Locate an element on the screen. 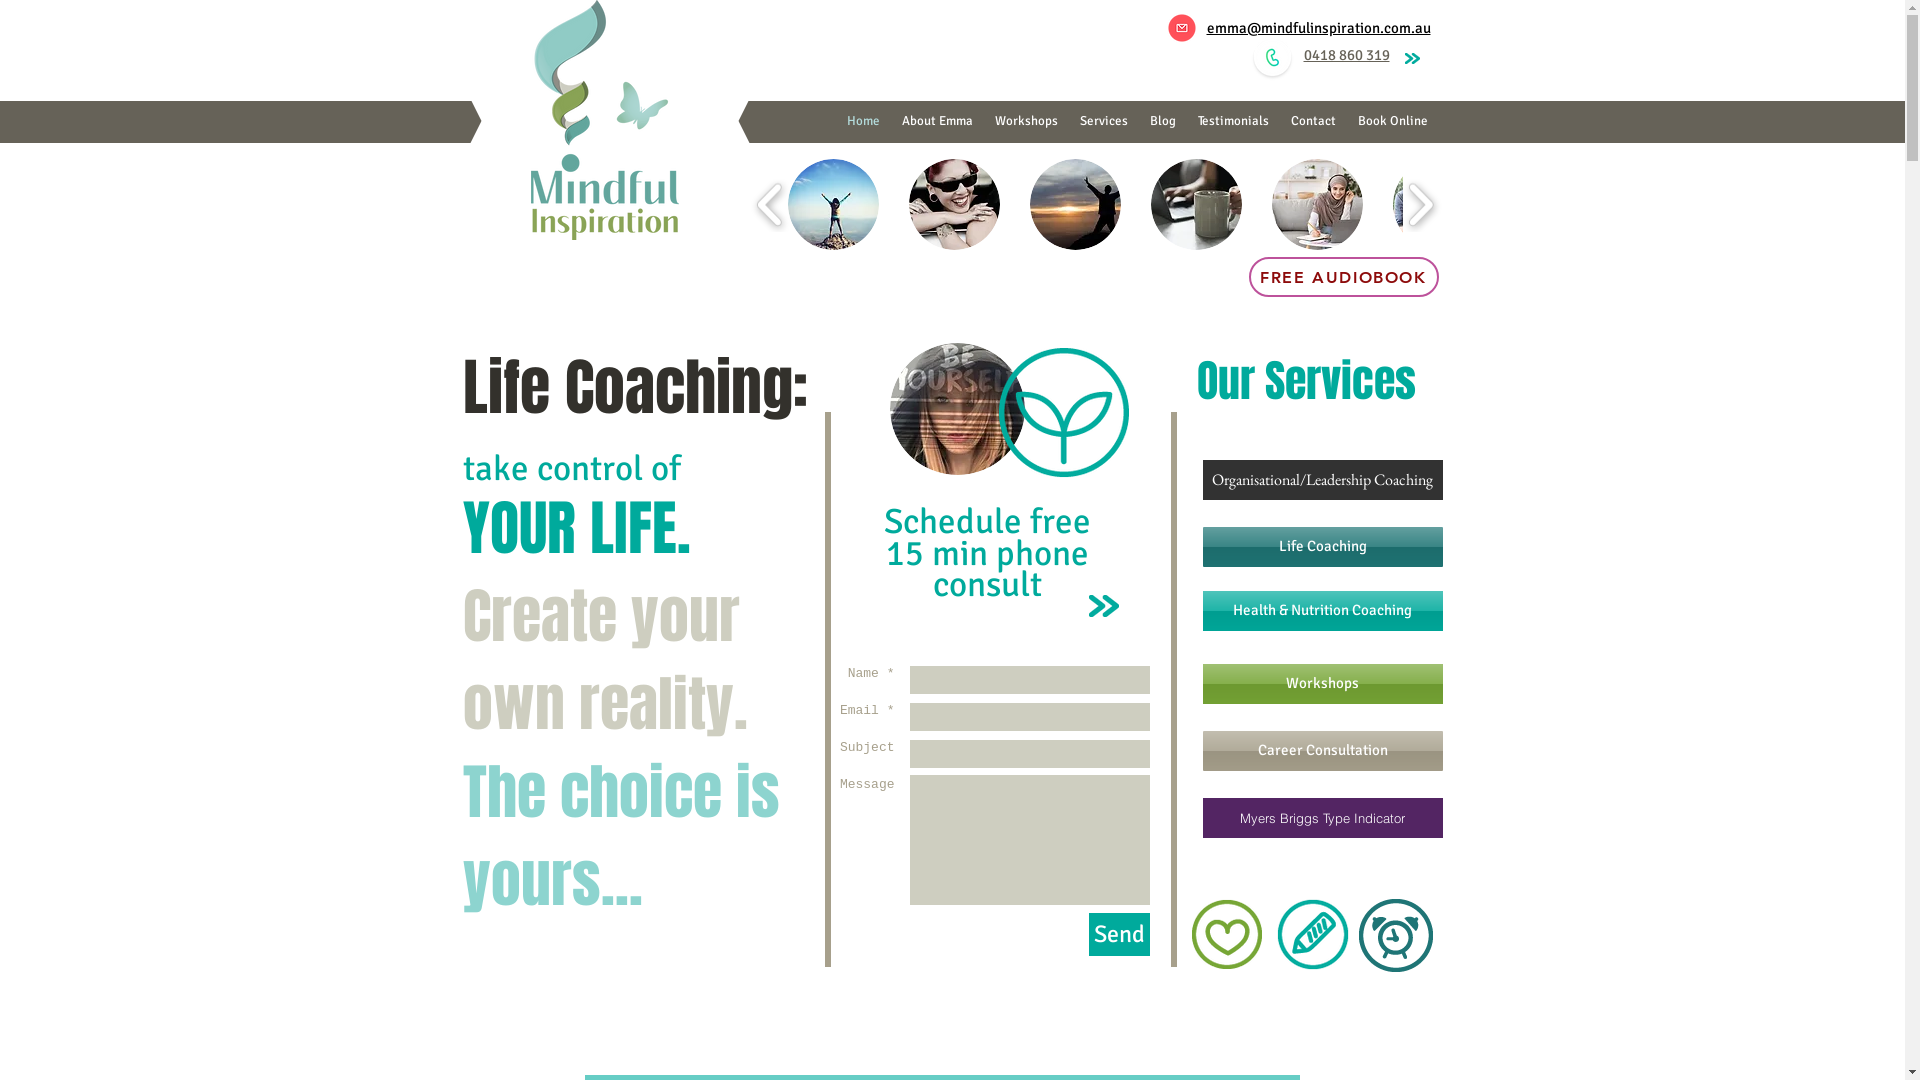 The image size is (1920, 1080). 'emma@mindfulinspiration.com.au' is located at coordinates (1318, 27).